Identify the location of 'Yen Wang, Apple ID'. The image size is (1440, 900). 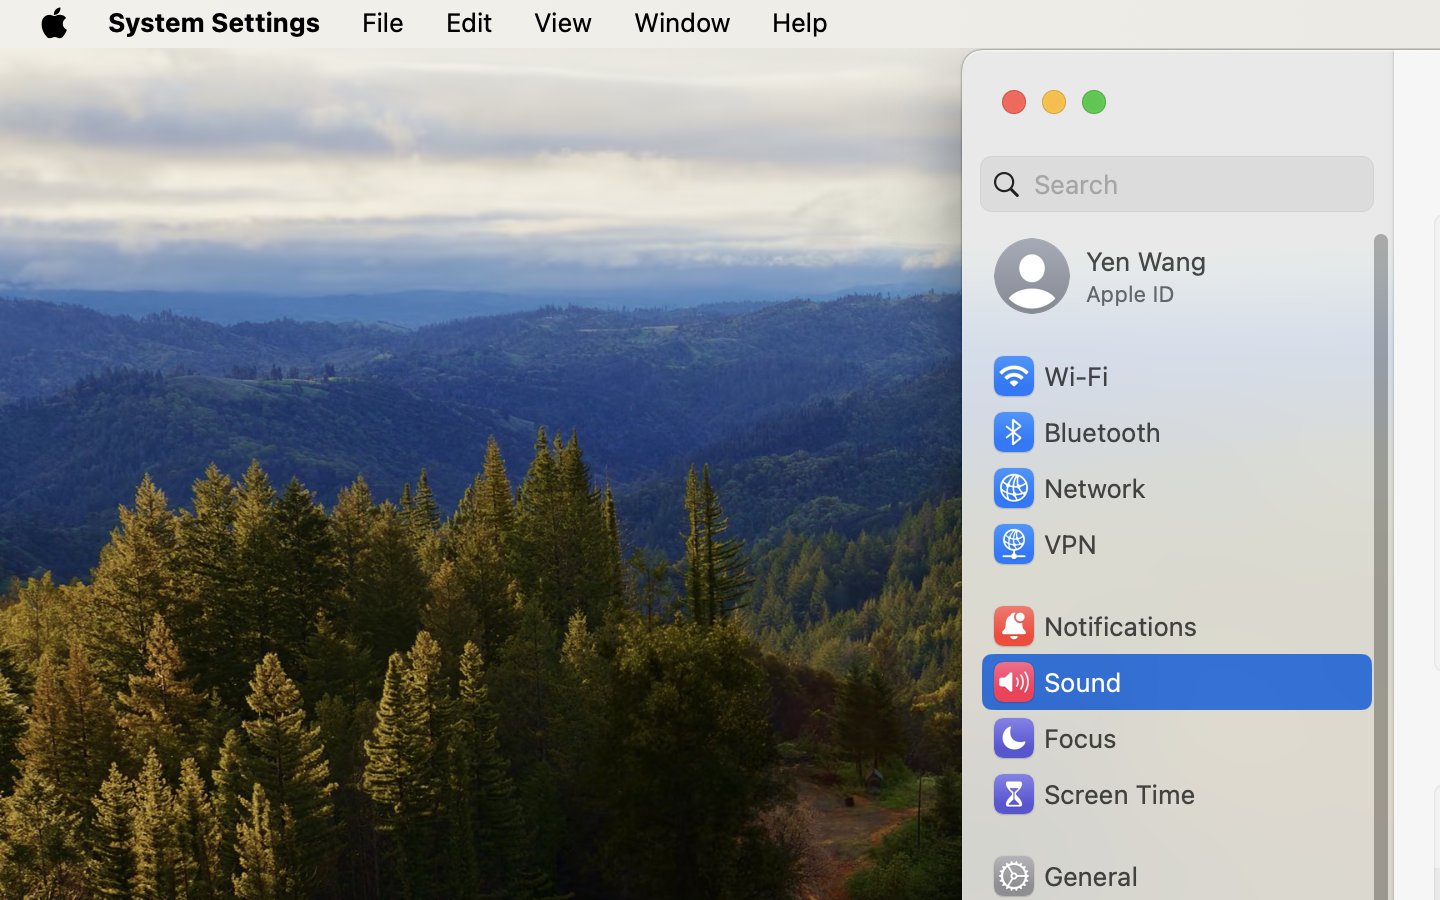
(1099, 275).